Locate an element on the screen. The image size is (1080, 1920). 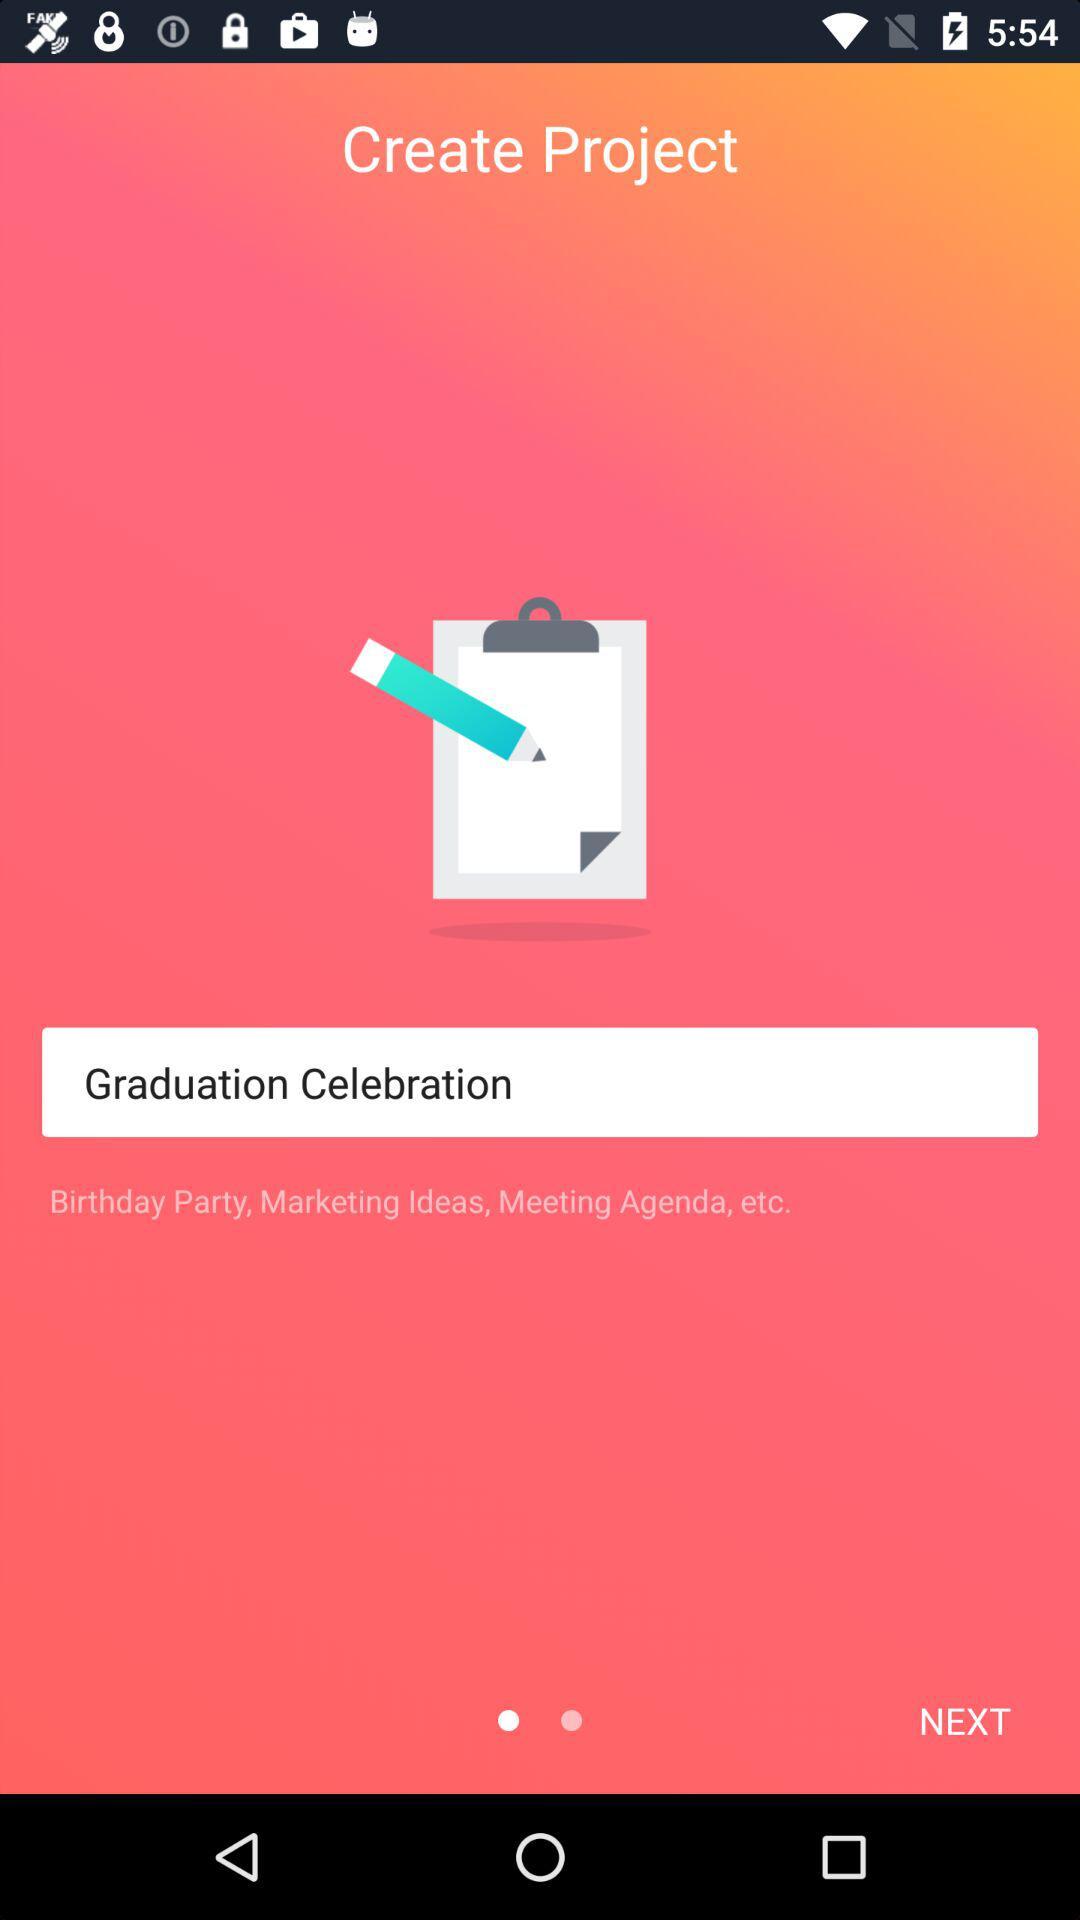
next at the bottom right corner is located at coordinates (963, 1719).